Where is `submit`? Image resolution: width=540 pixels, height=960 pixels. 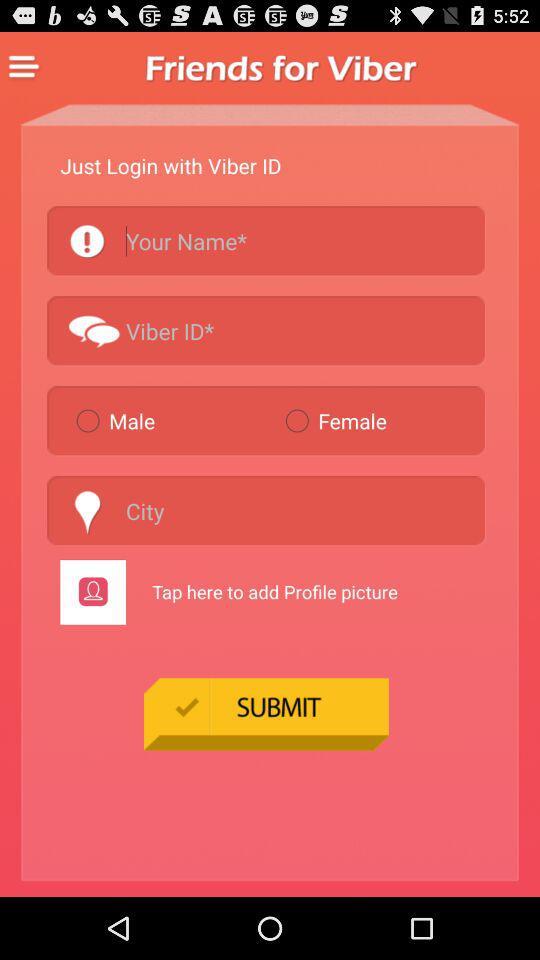 submit is located at coordinates (266, 713).